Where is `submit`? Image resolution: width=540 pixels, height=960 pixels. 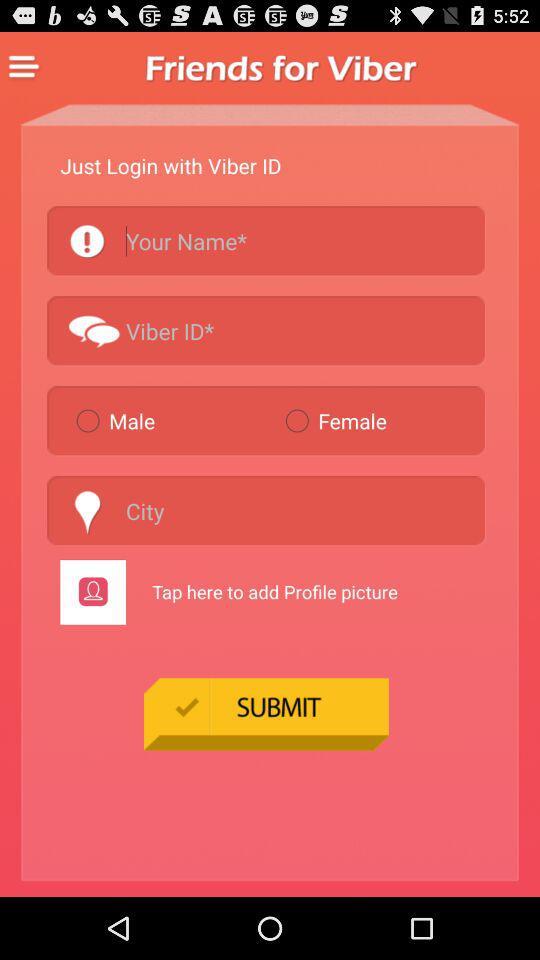 submit is located at coordinates (266, 713).